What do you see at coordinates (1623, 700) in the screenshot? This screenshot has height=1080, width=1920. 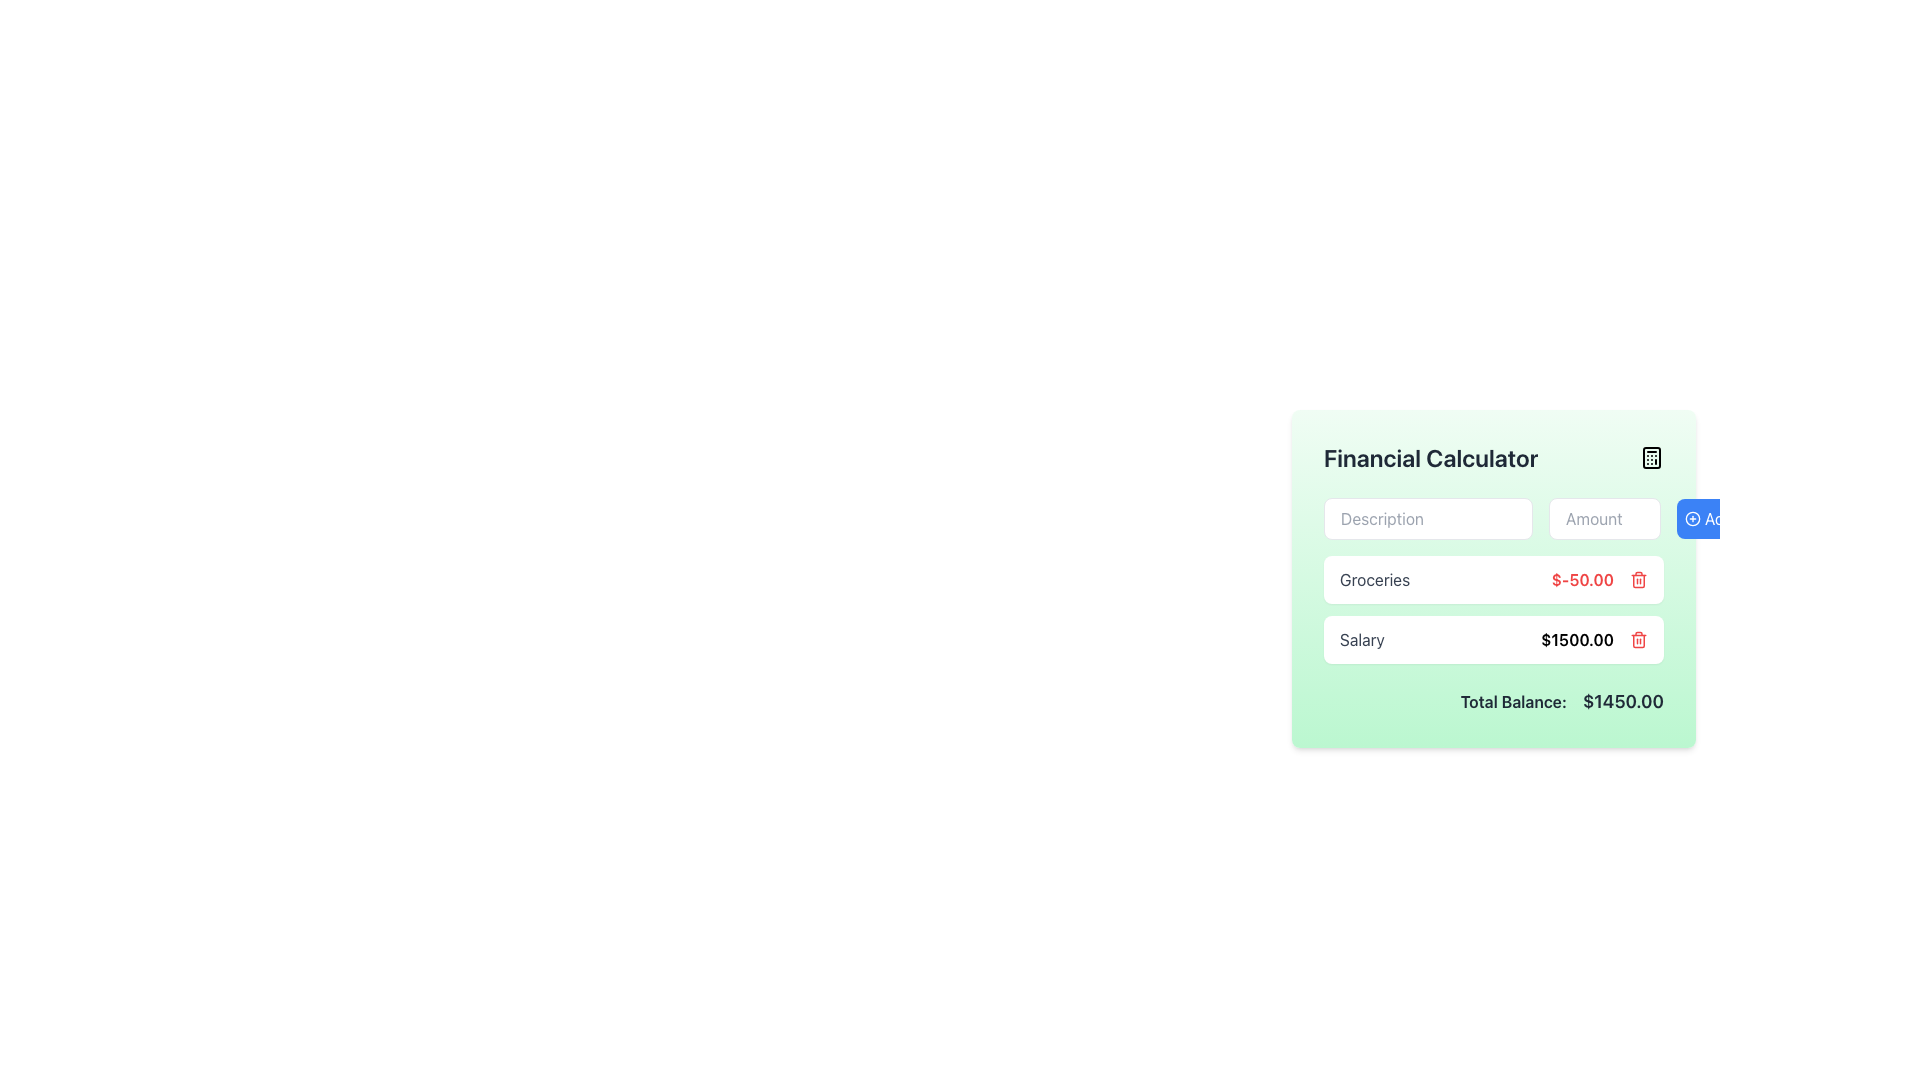 I see `the Text Display element that shows the calculated financial total of '$1450.00', located at the bottom-right corner of the card interface` at bounding box center [1623, 700].